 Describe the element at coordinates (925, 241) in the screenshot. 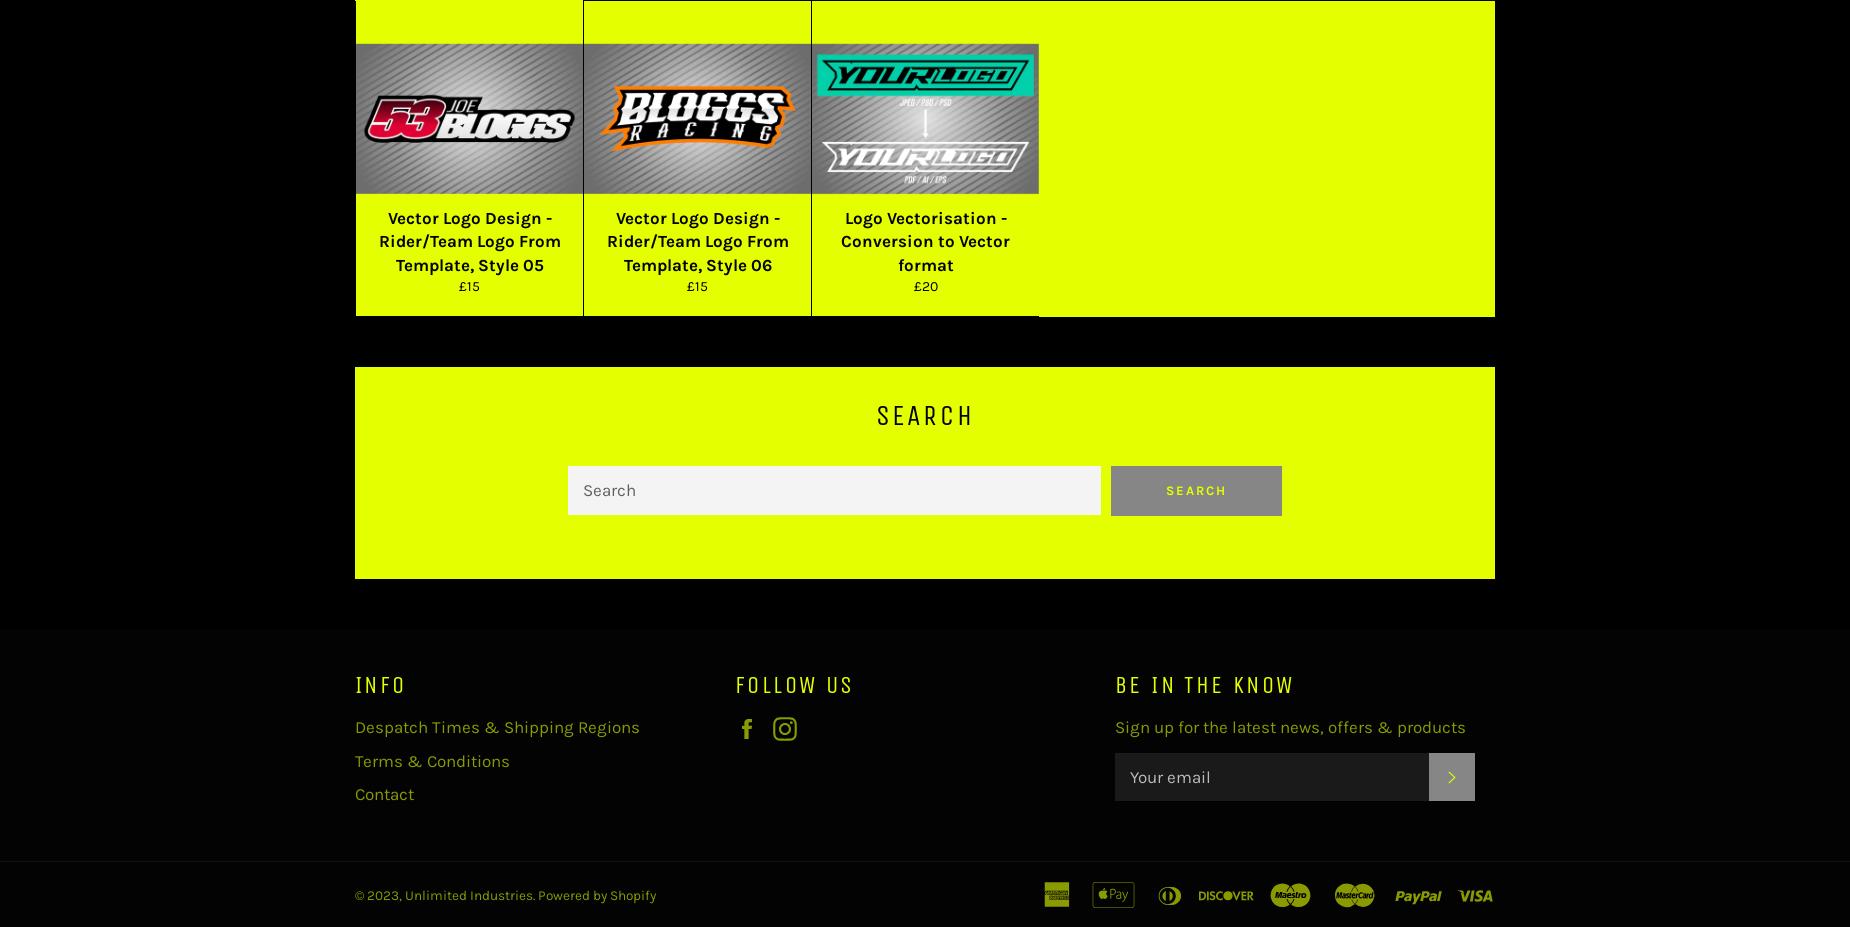

I see `'Logo Vectorisation - Conversion to Vector format'` at that location.